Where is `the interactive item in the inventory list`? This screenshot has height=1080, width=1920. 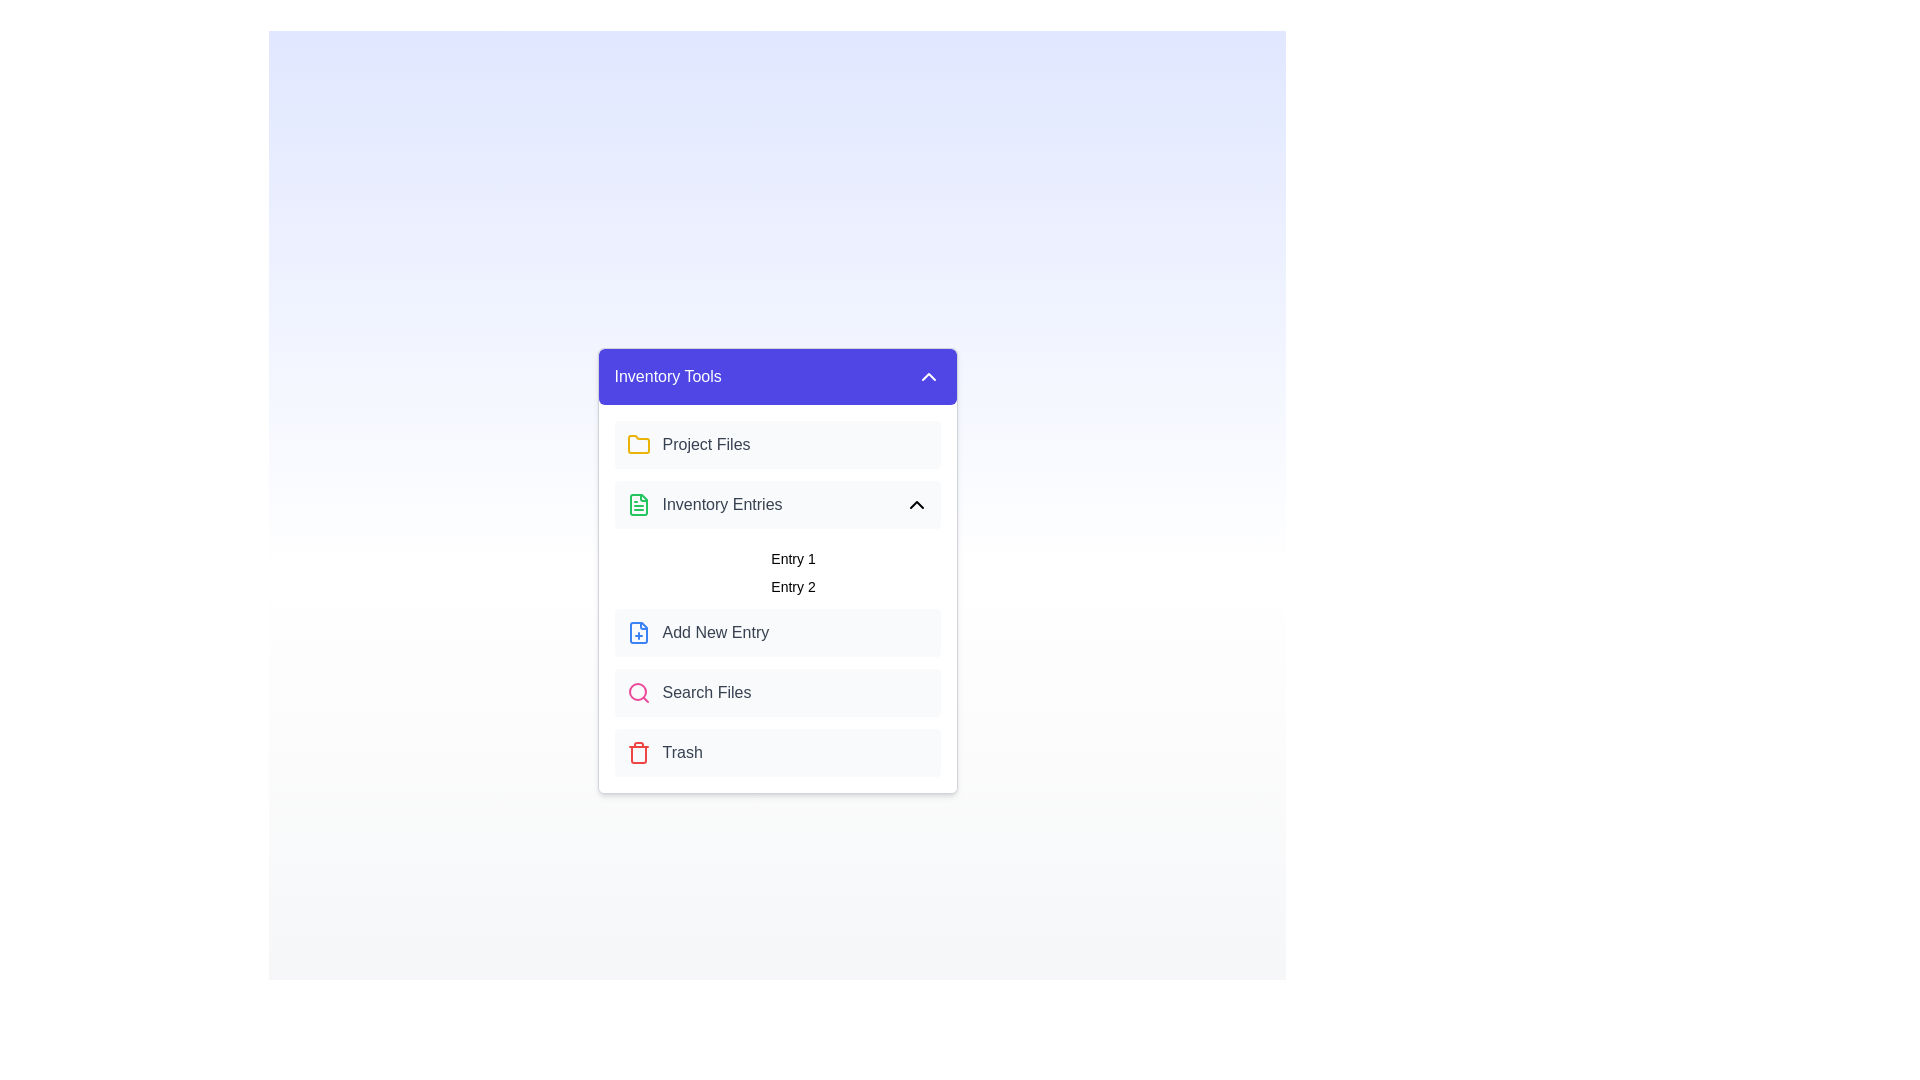 the interactive item in the inventory list is located at coordinates (776, 569).